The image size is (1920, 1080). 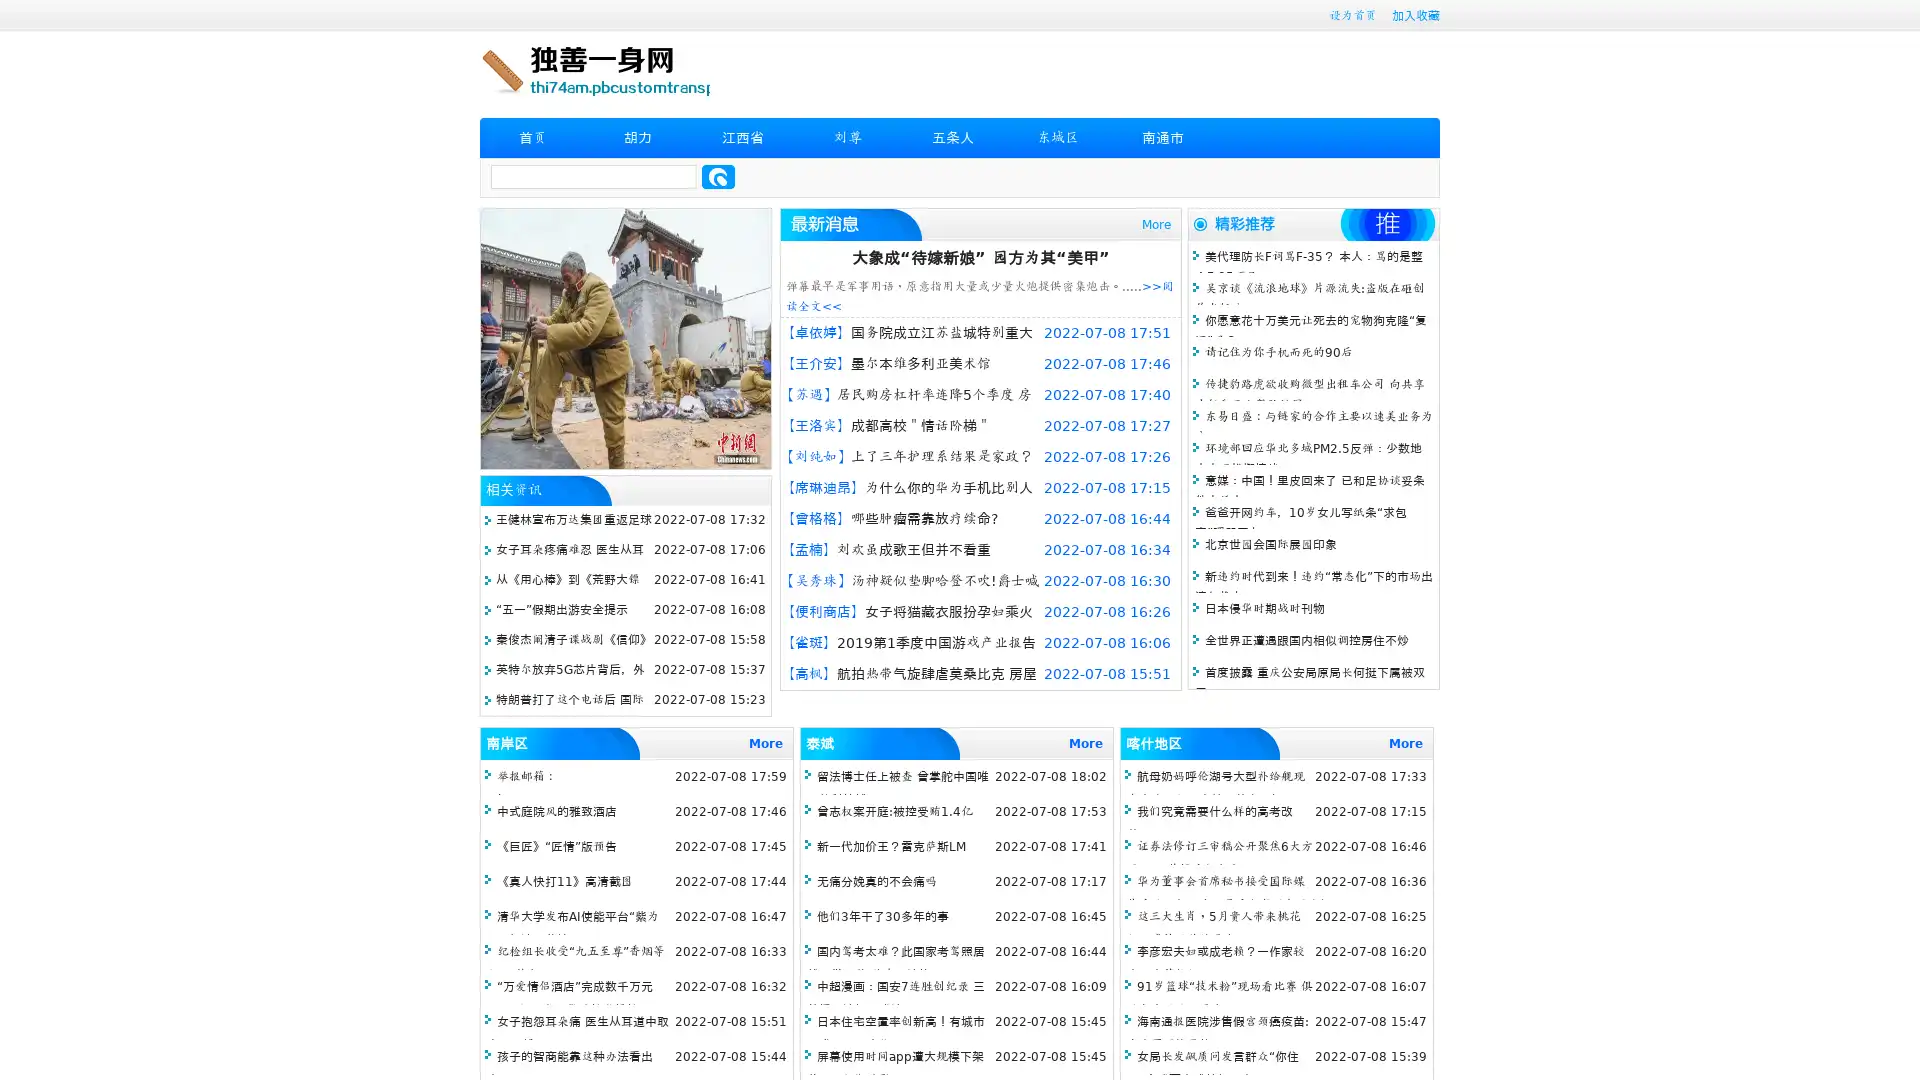 I want to click on Search, so click(x=718, y=176).